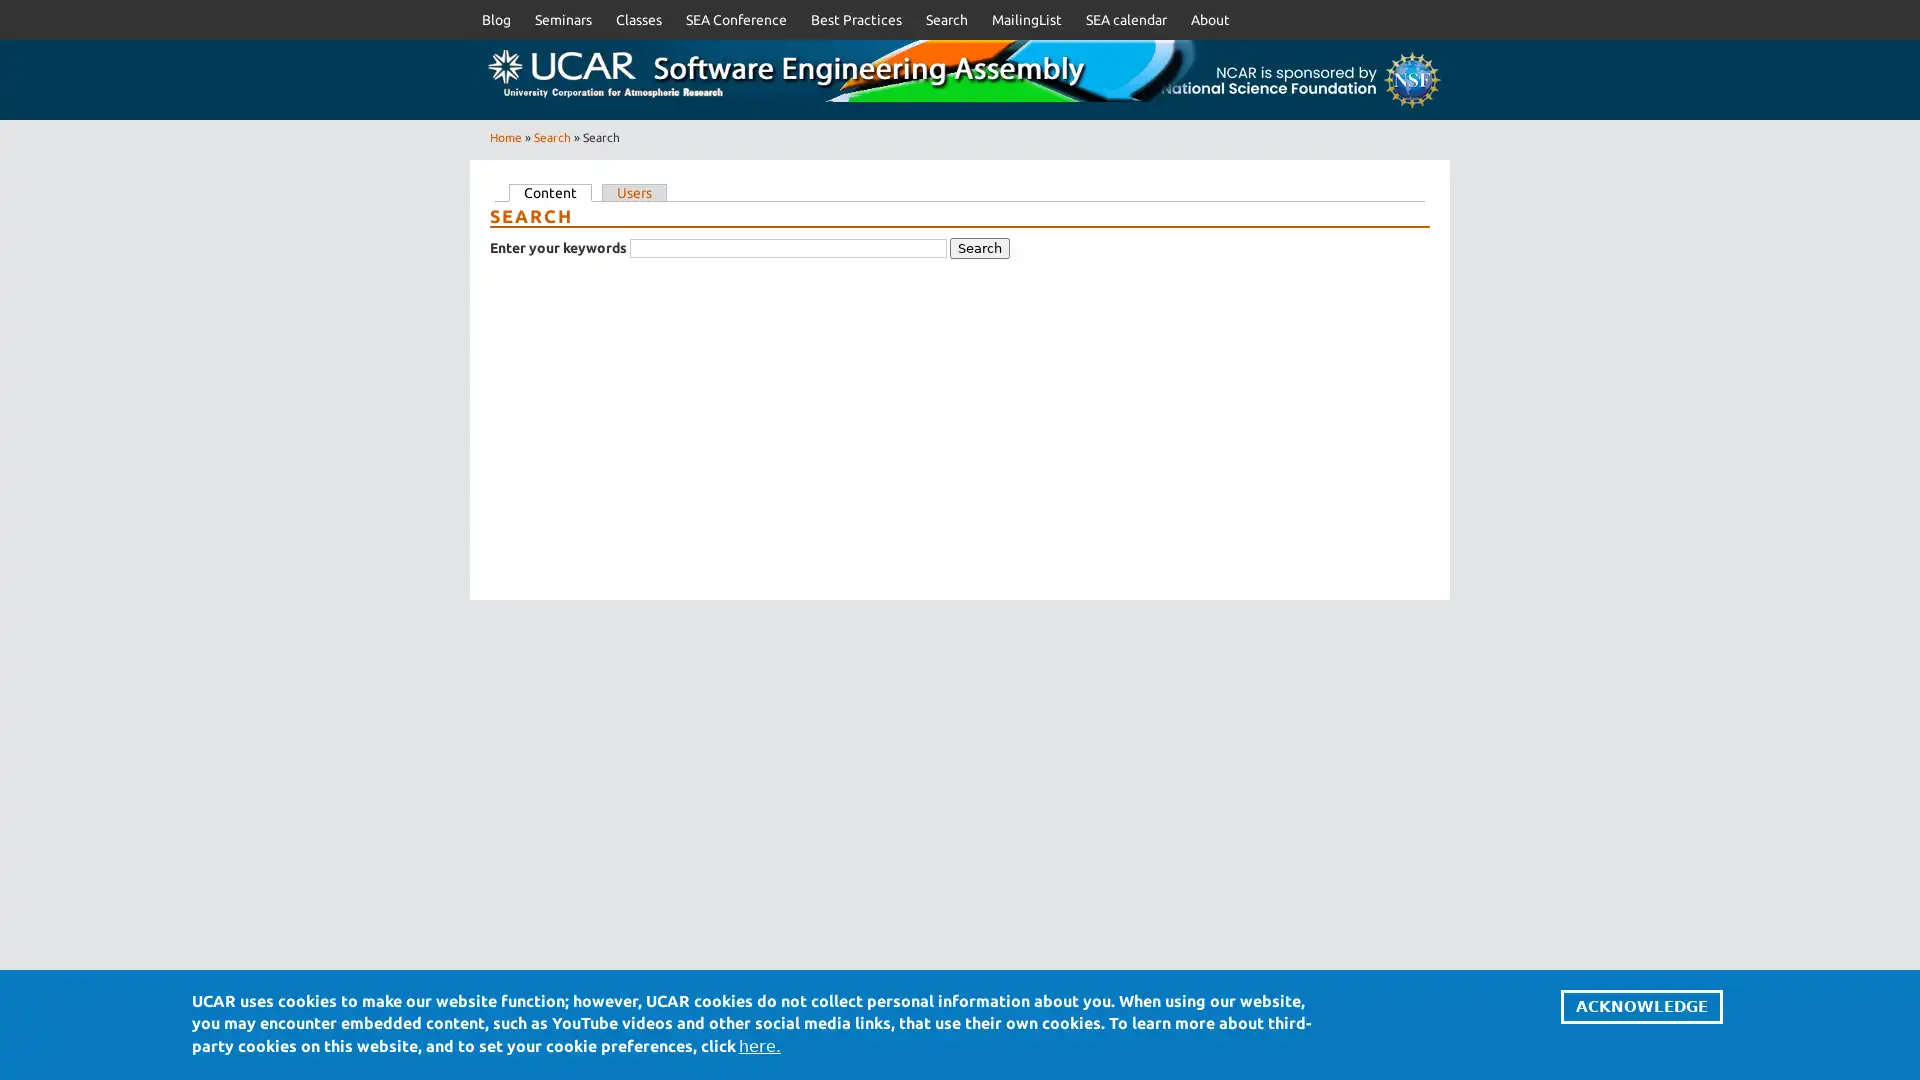 This screenshot has width=1920, height=1080. Describe the element at coordinates (979, 247) in the screenshot. I see `Search` at that location.